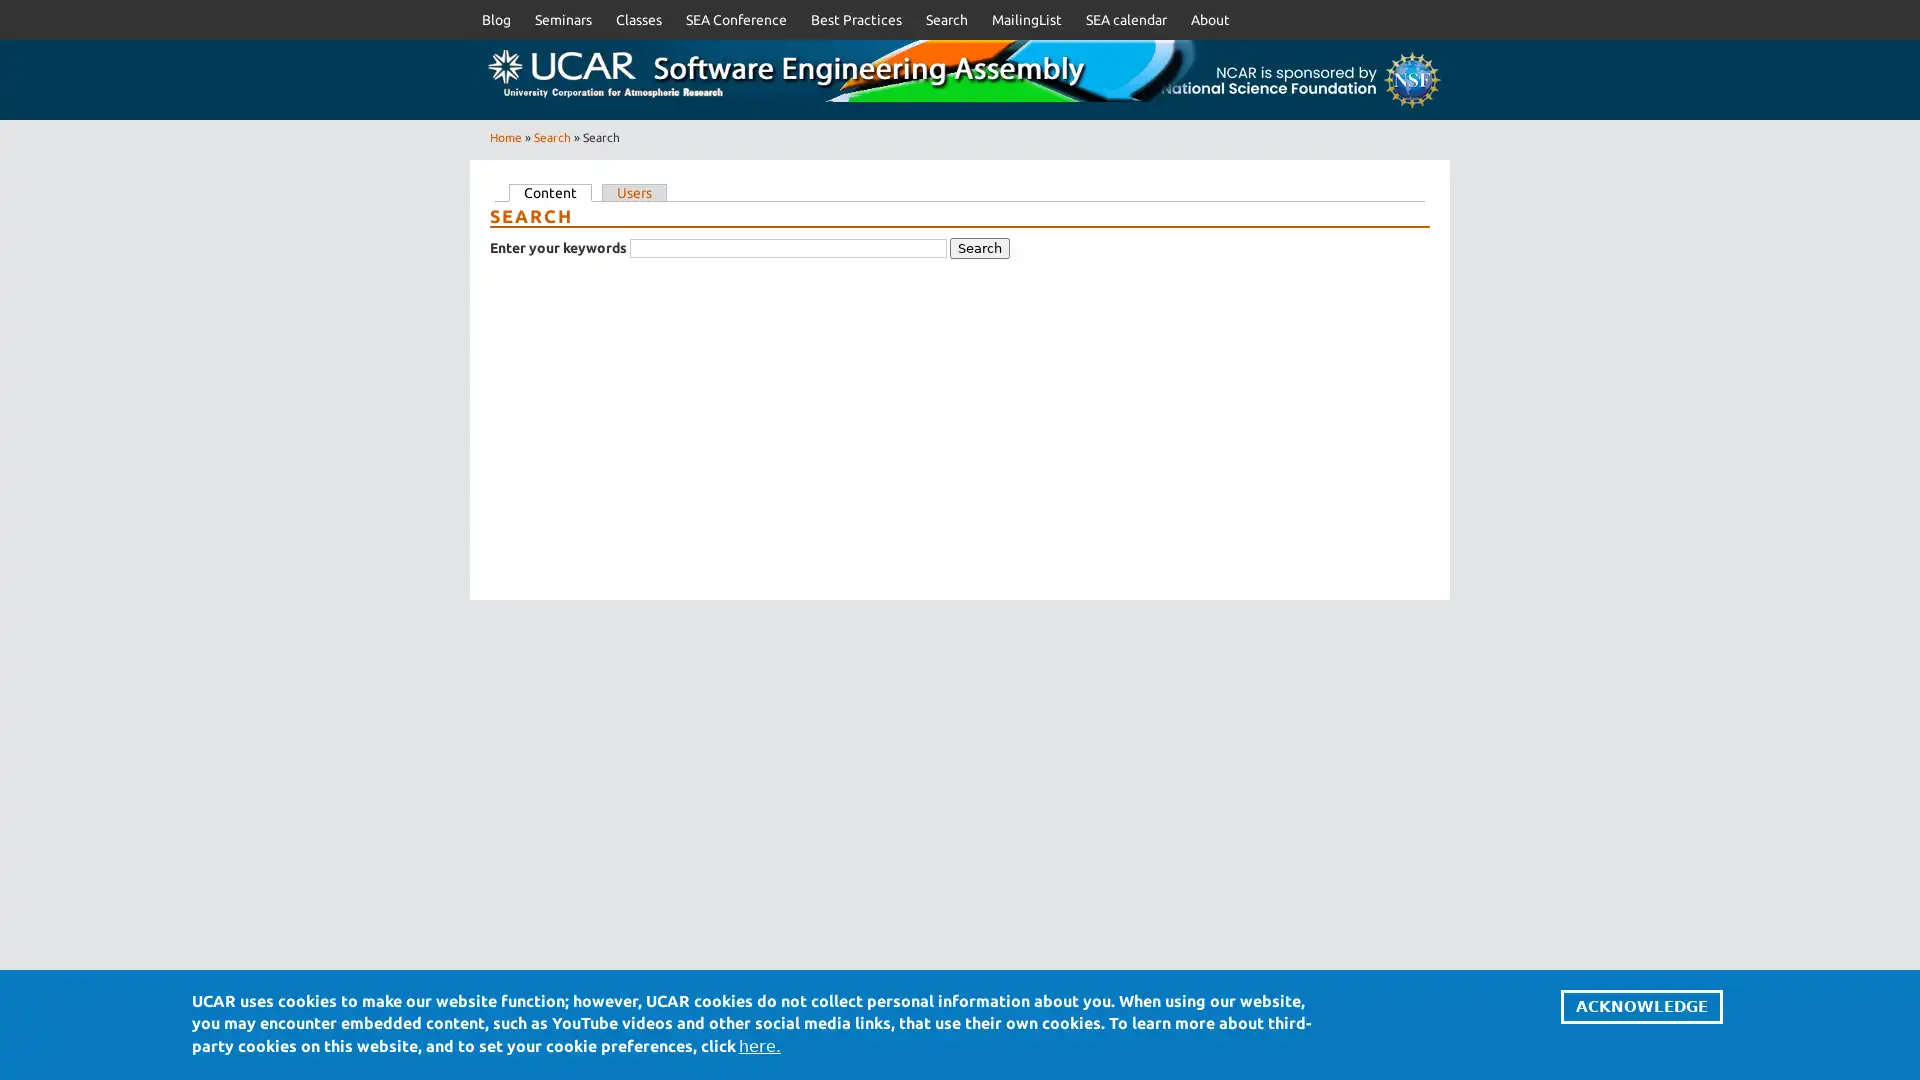 This screenshot has width=1920, height=1080. Describe the element at coordinates (979, 247) in the screenshot. I see `Search` at that location.